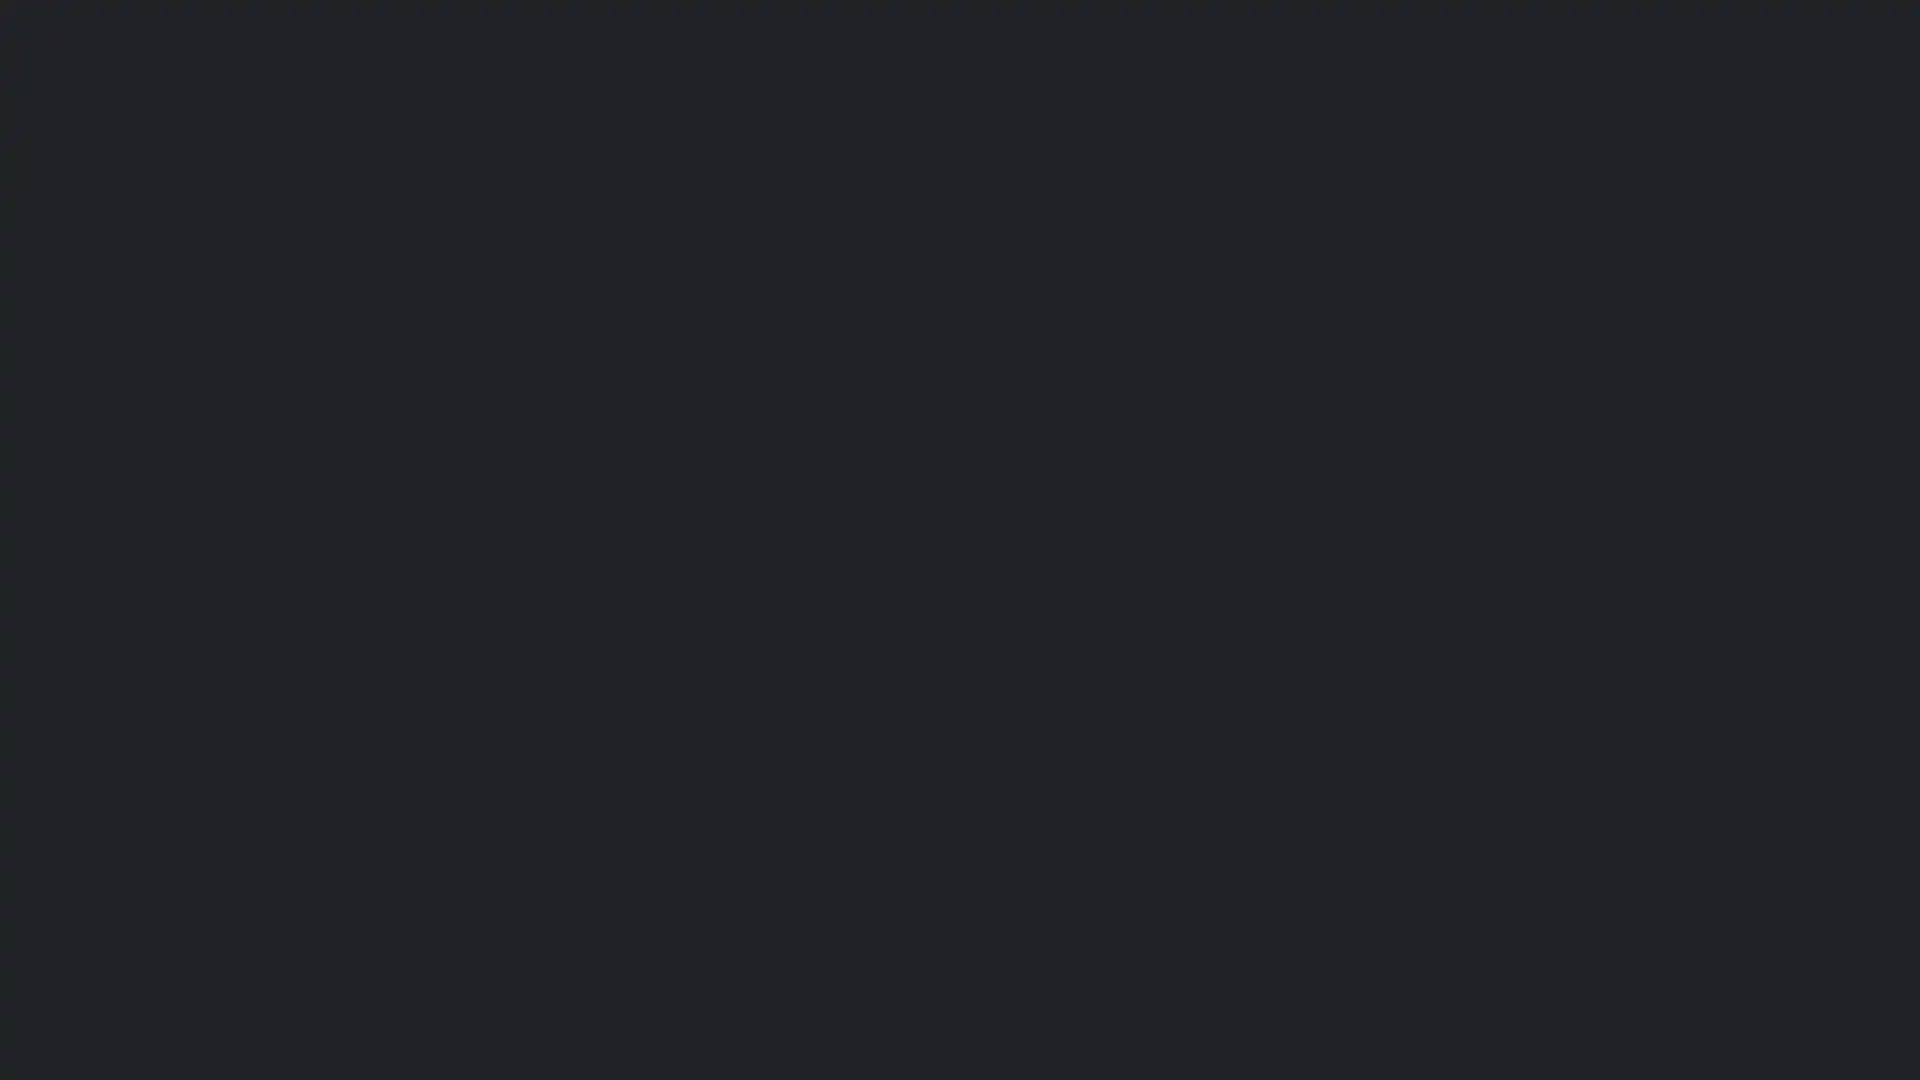  I want to click on Forgot your password?, so click(666, 608).